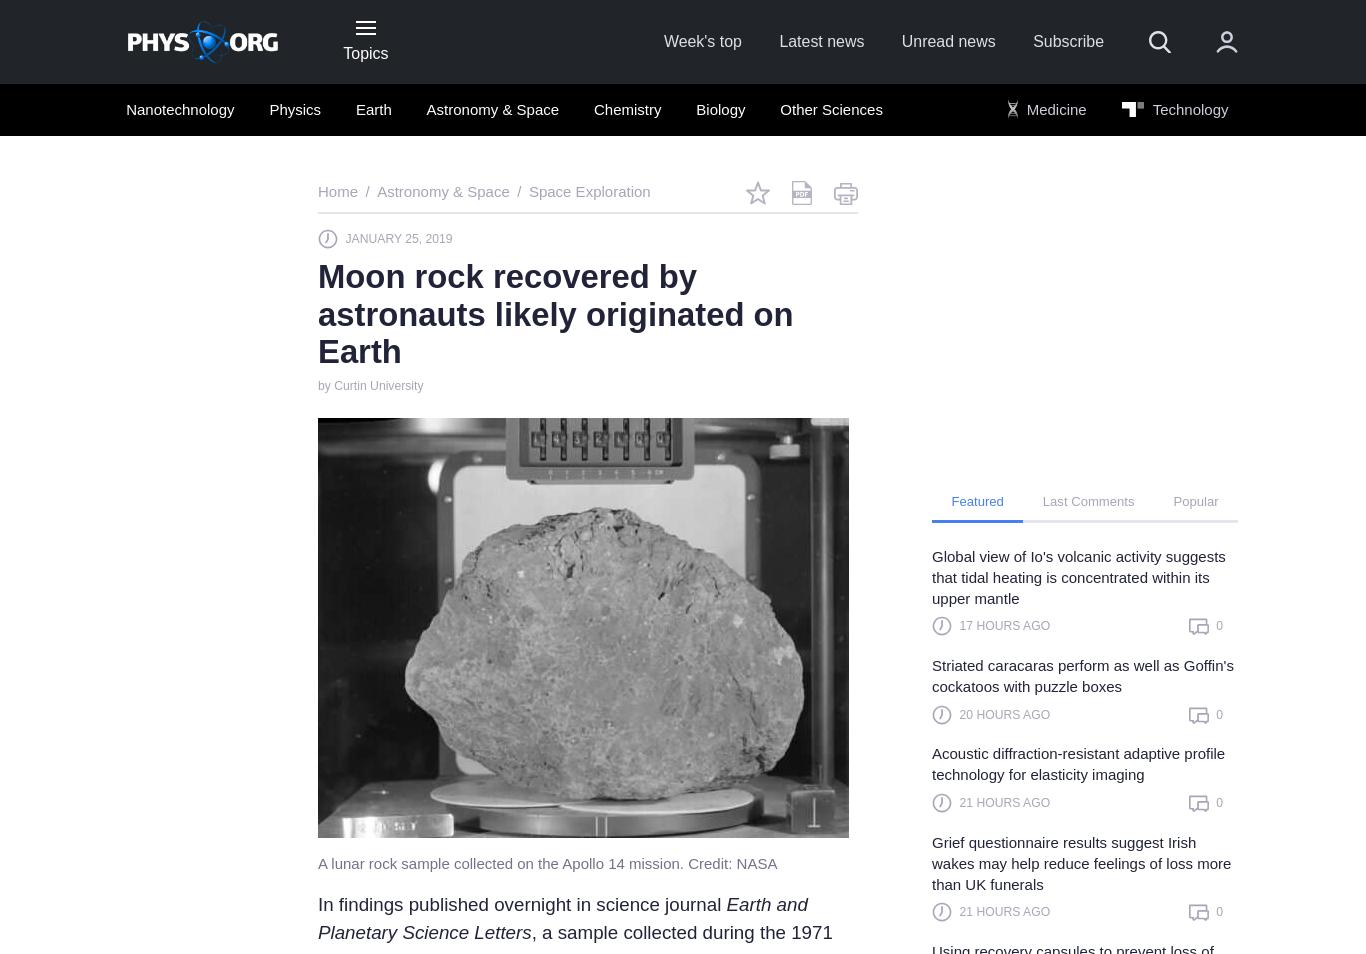 The height and width of the screenshot is (954, 1366). I want to click on 'Maybe later', so click(720, 881).